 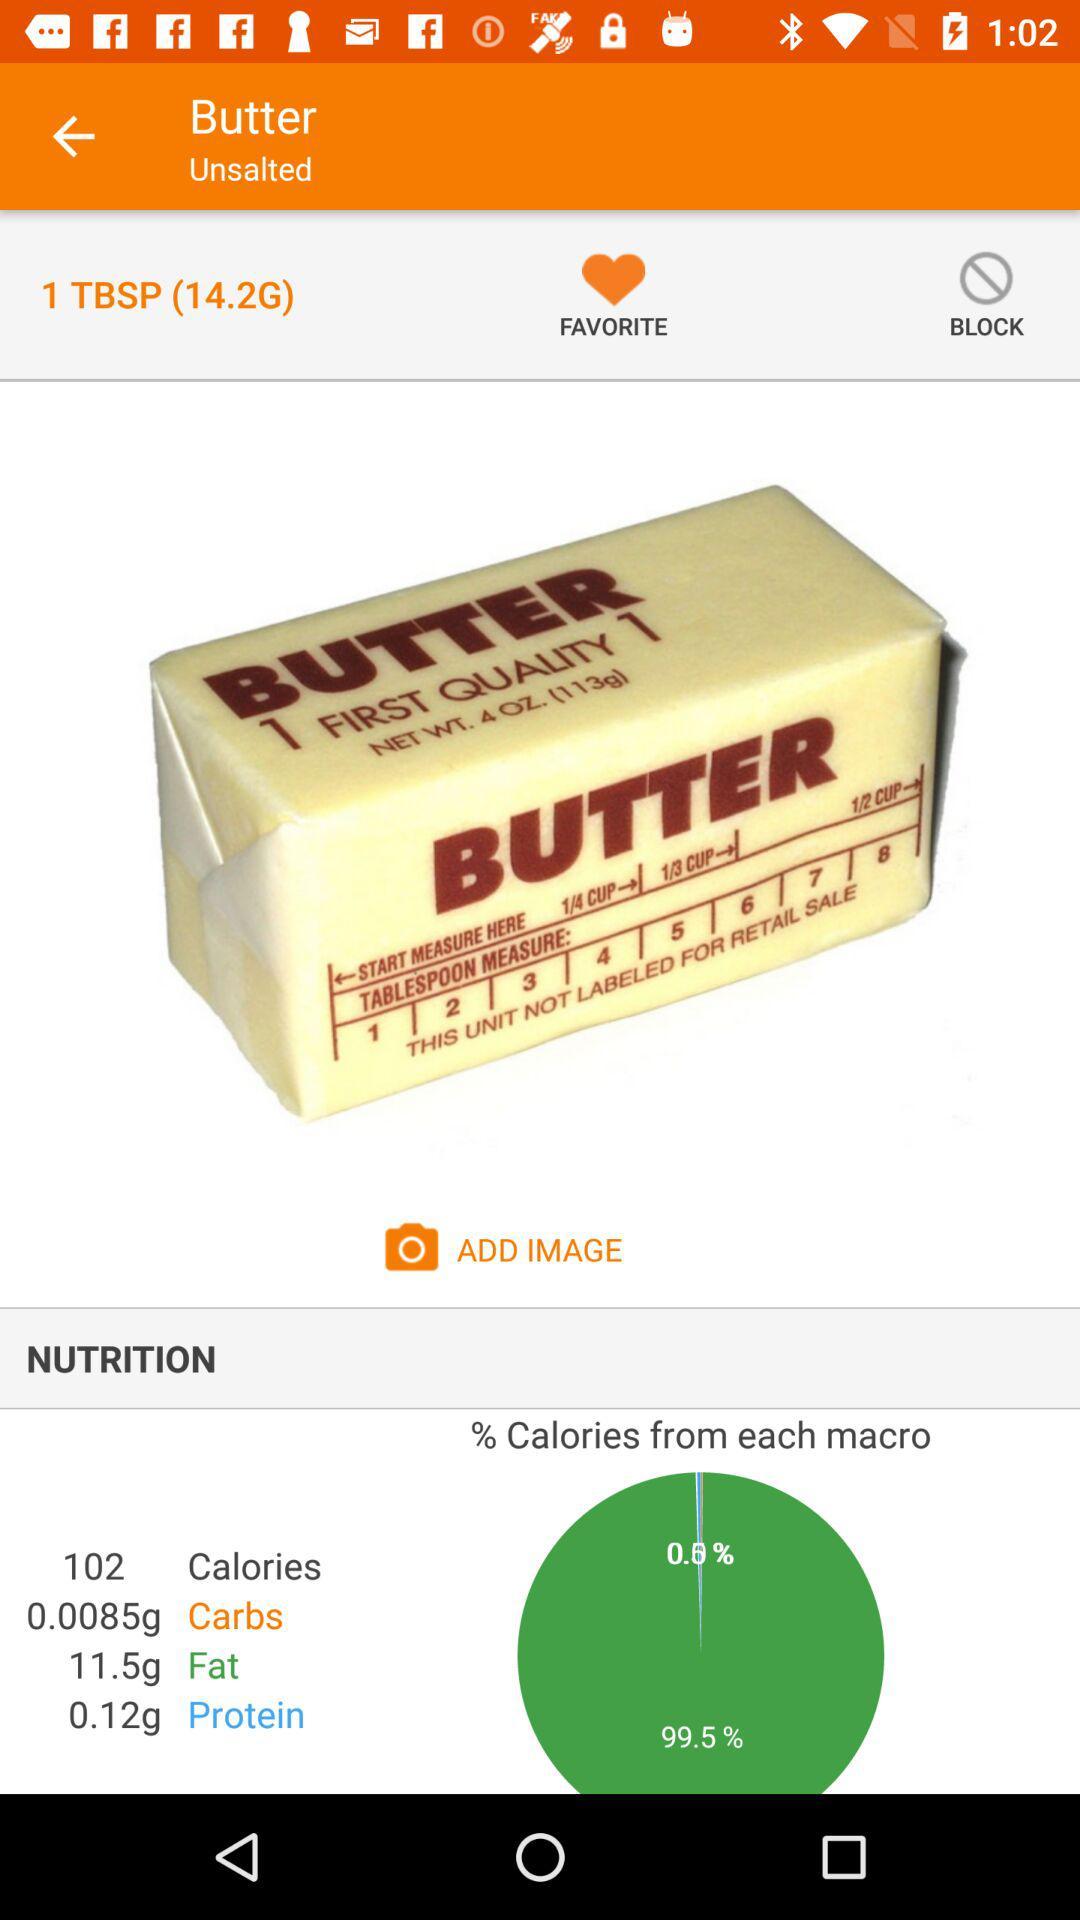 I want to click on the item to the left of the favorite item, so click(x=166, y=293).